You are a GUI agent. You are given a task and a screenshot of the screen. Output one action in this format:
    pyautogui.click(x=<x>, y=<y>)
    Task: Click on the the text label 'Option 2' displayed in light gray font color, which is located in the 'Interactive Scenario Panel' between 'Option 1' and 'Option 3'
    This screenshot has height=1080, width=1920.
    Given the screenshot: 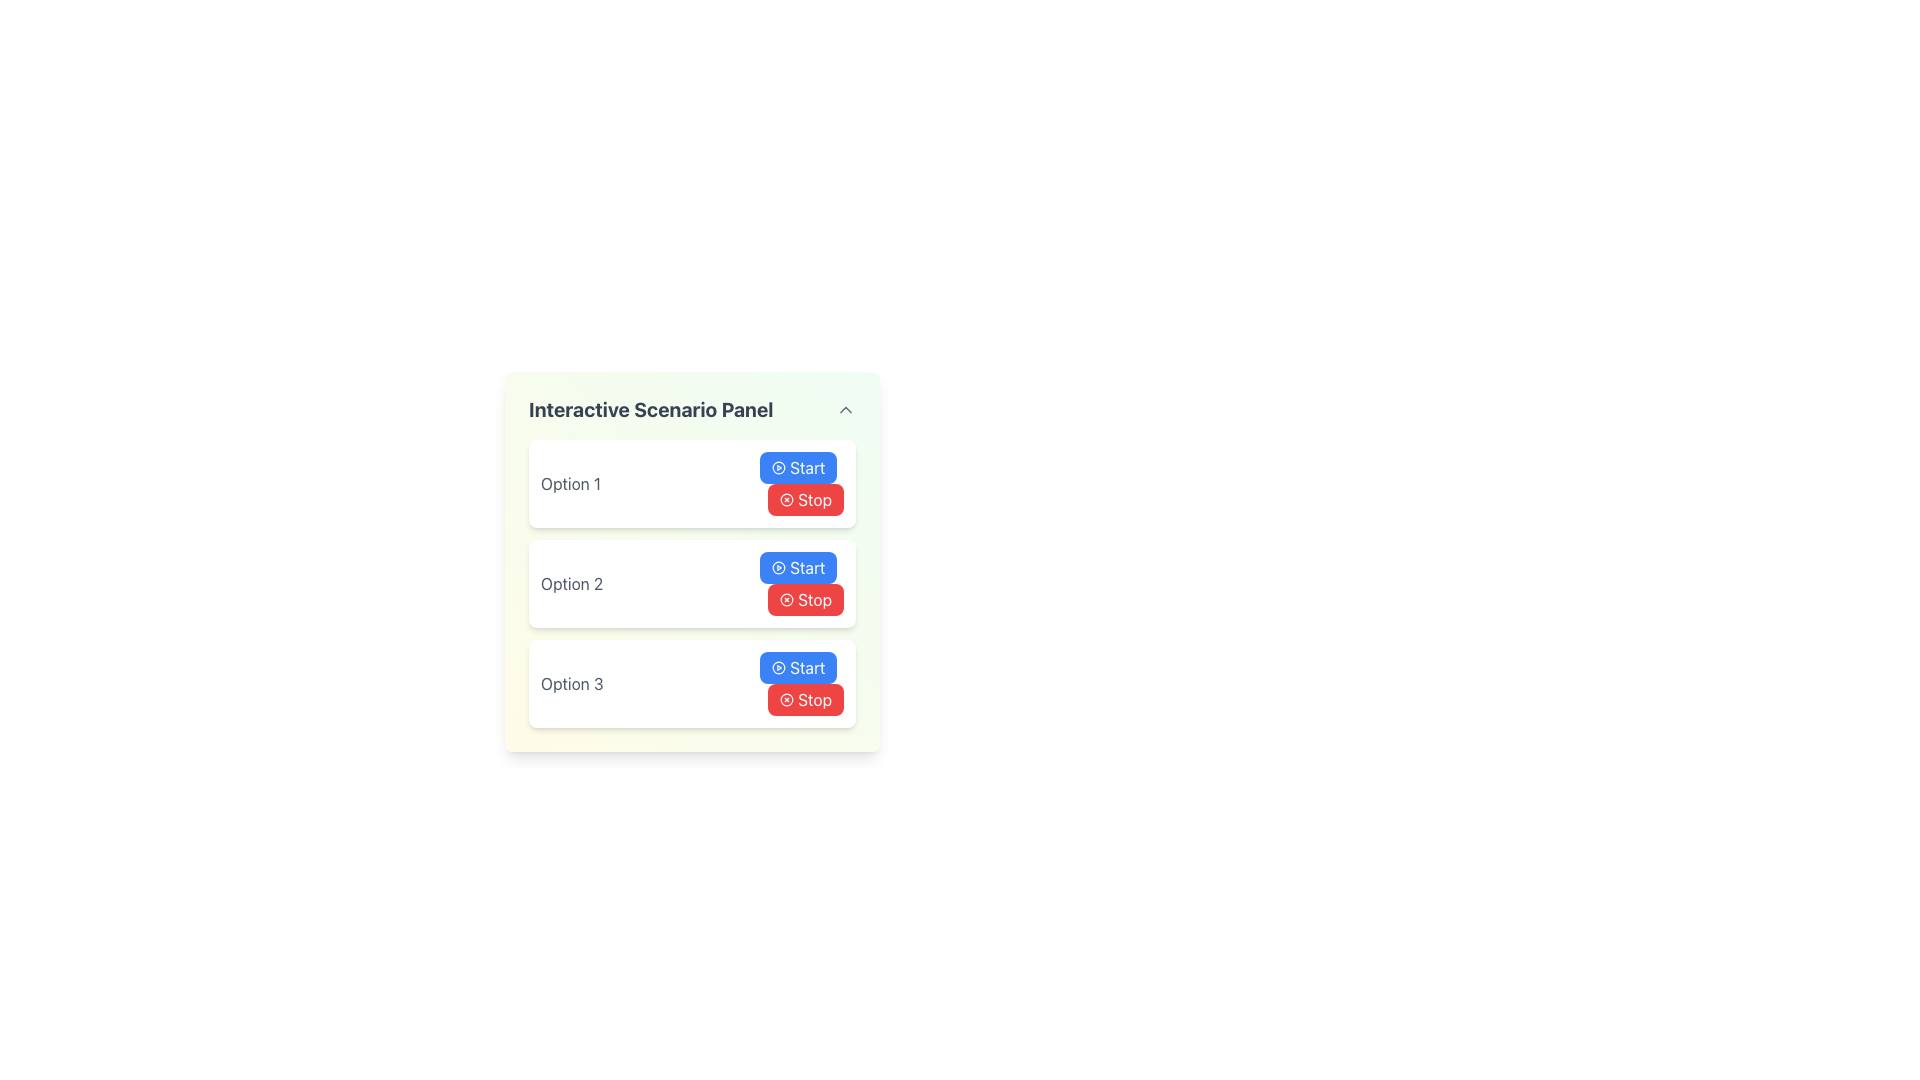 What is the action you would take?
    pyautogui.click(x=571, y=583)
    